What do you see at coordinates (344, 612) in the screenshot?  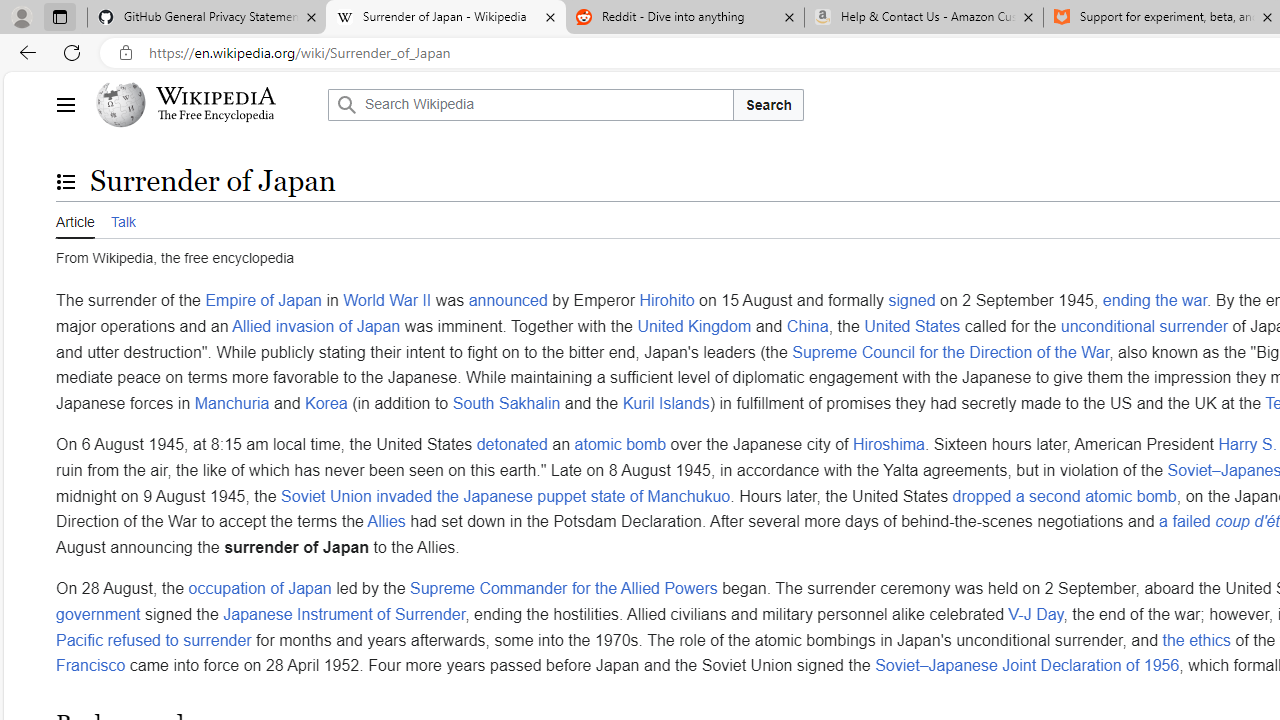 I see `'Japanese Instrument of Surrender'` at bounding box center [344, 612].